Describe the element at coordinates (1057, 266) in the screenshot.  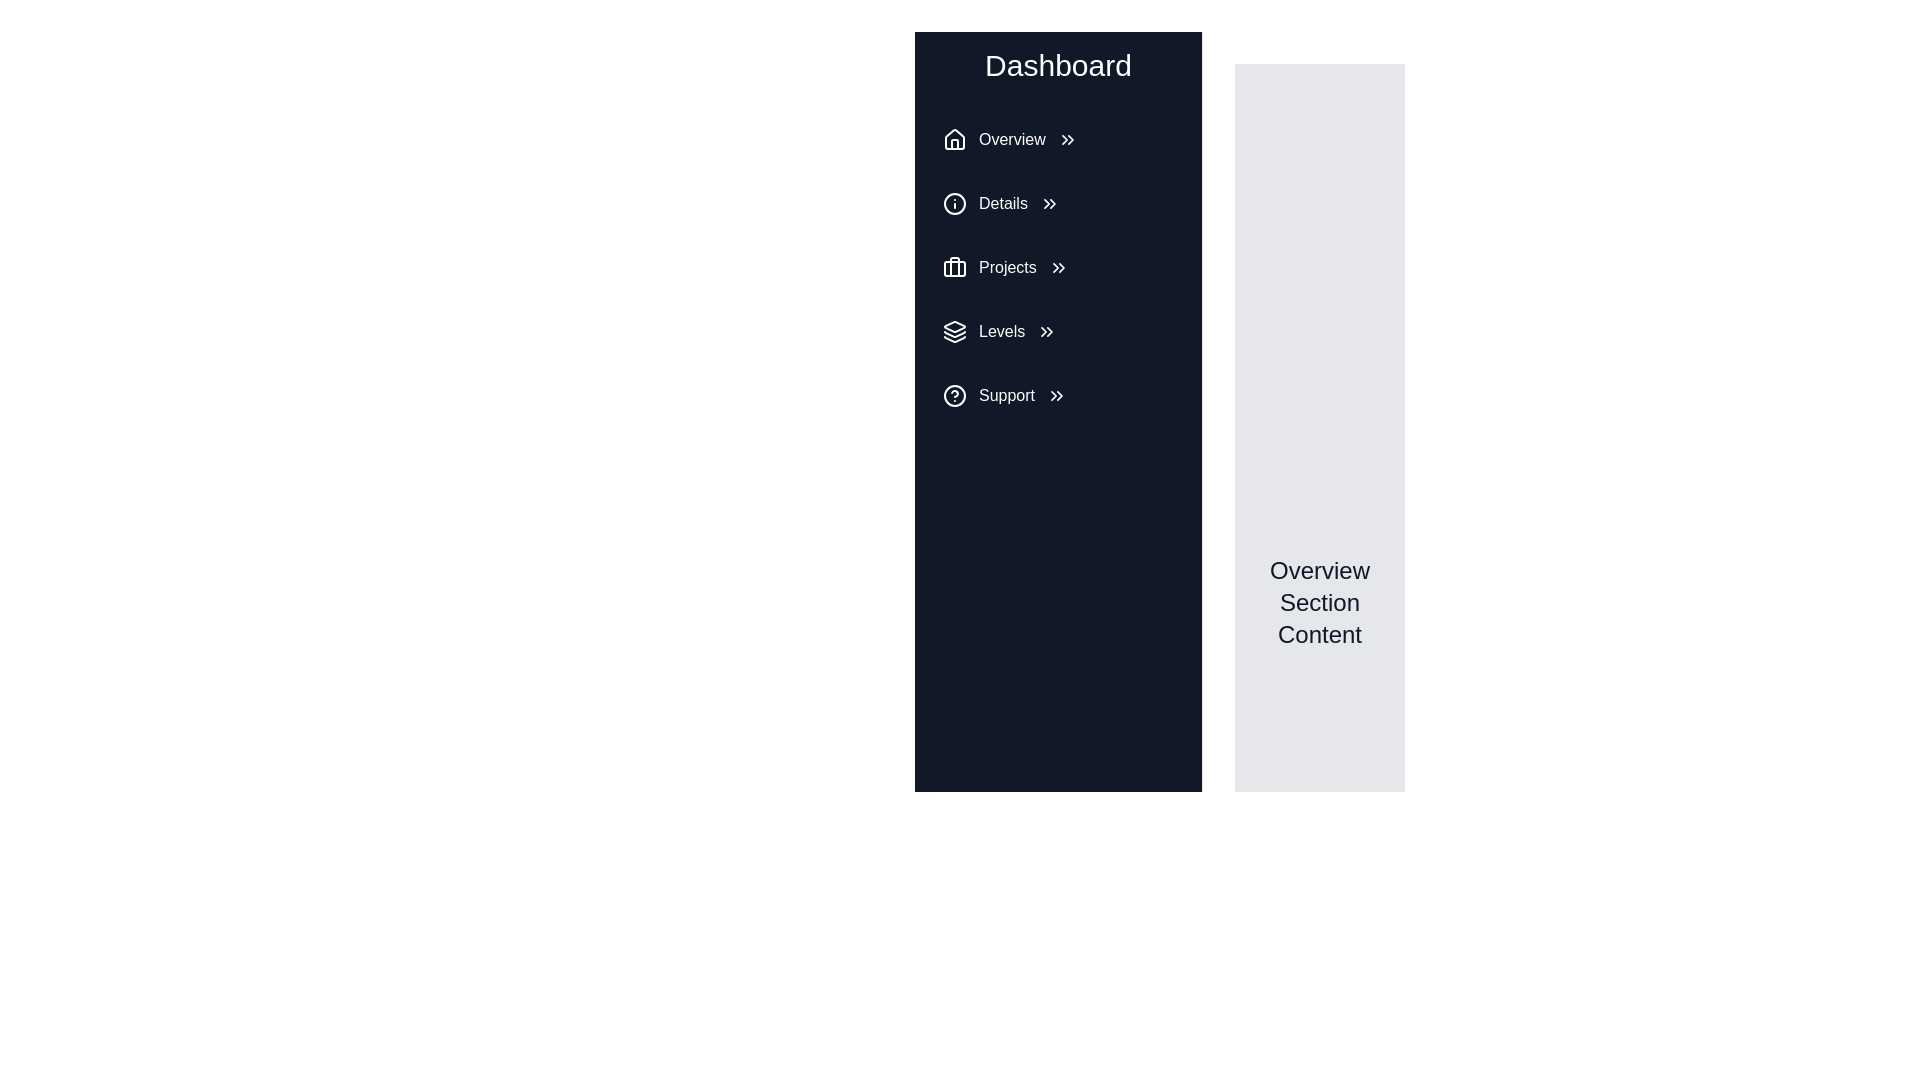
I see `the rightmost navigation arrow icons displayed in the 'Projects' menu item of the vertical navigation bar, which are styled with a thin white stroke on a dark navy background` at that location.